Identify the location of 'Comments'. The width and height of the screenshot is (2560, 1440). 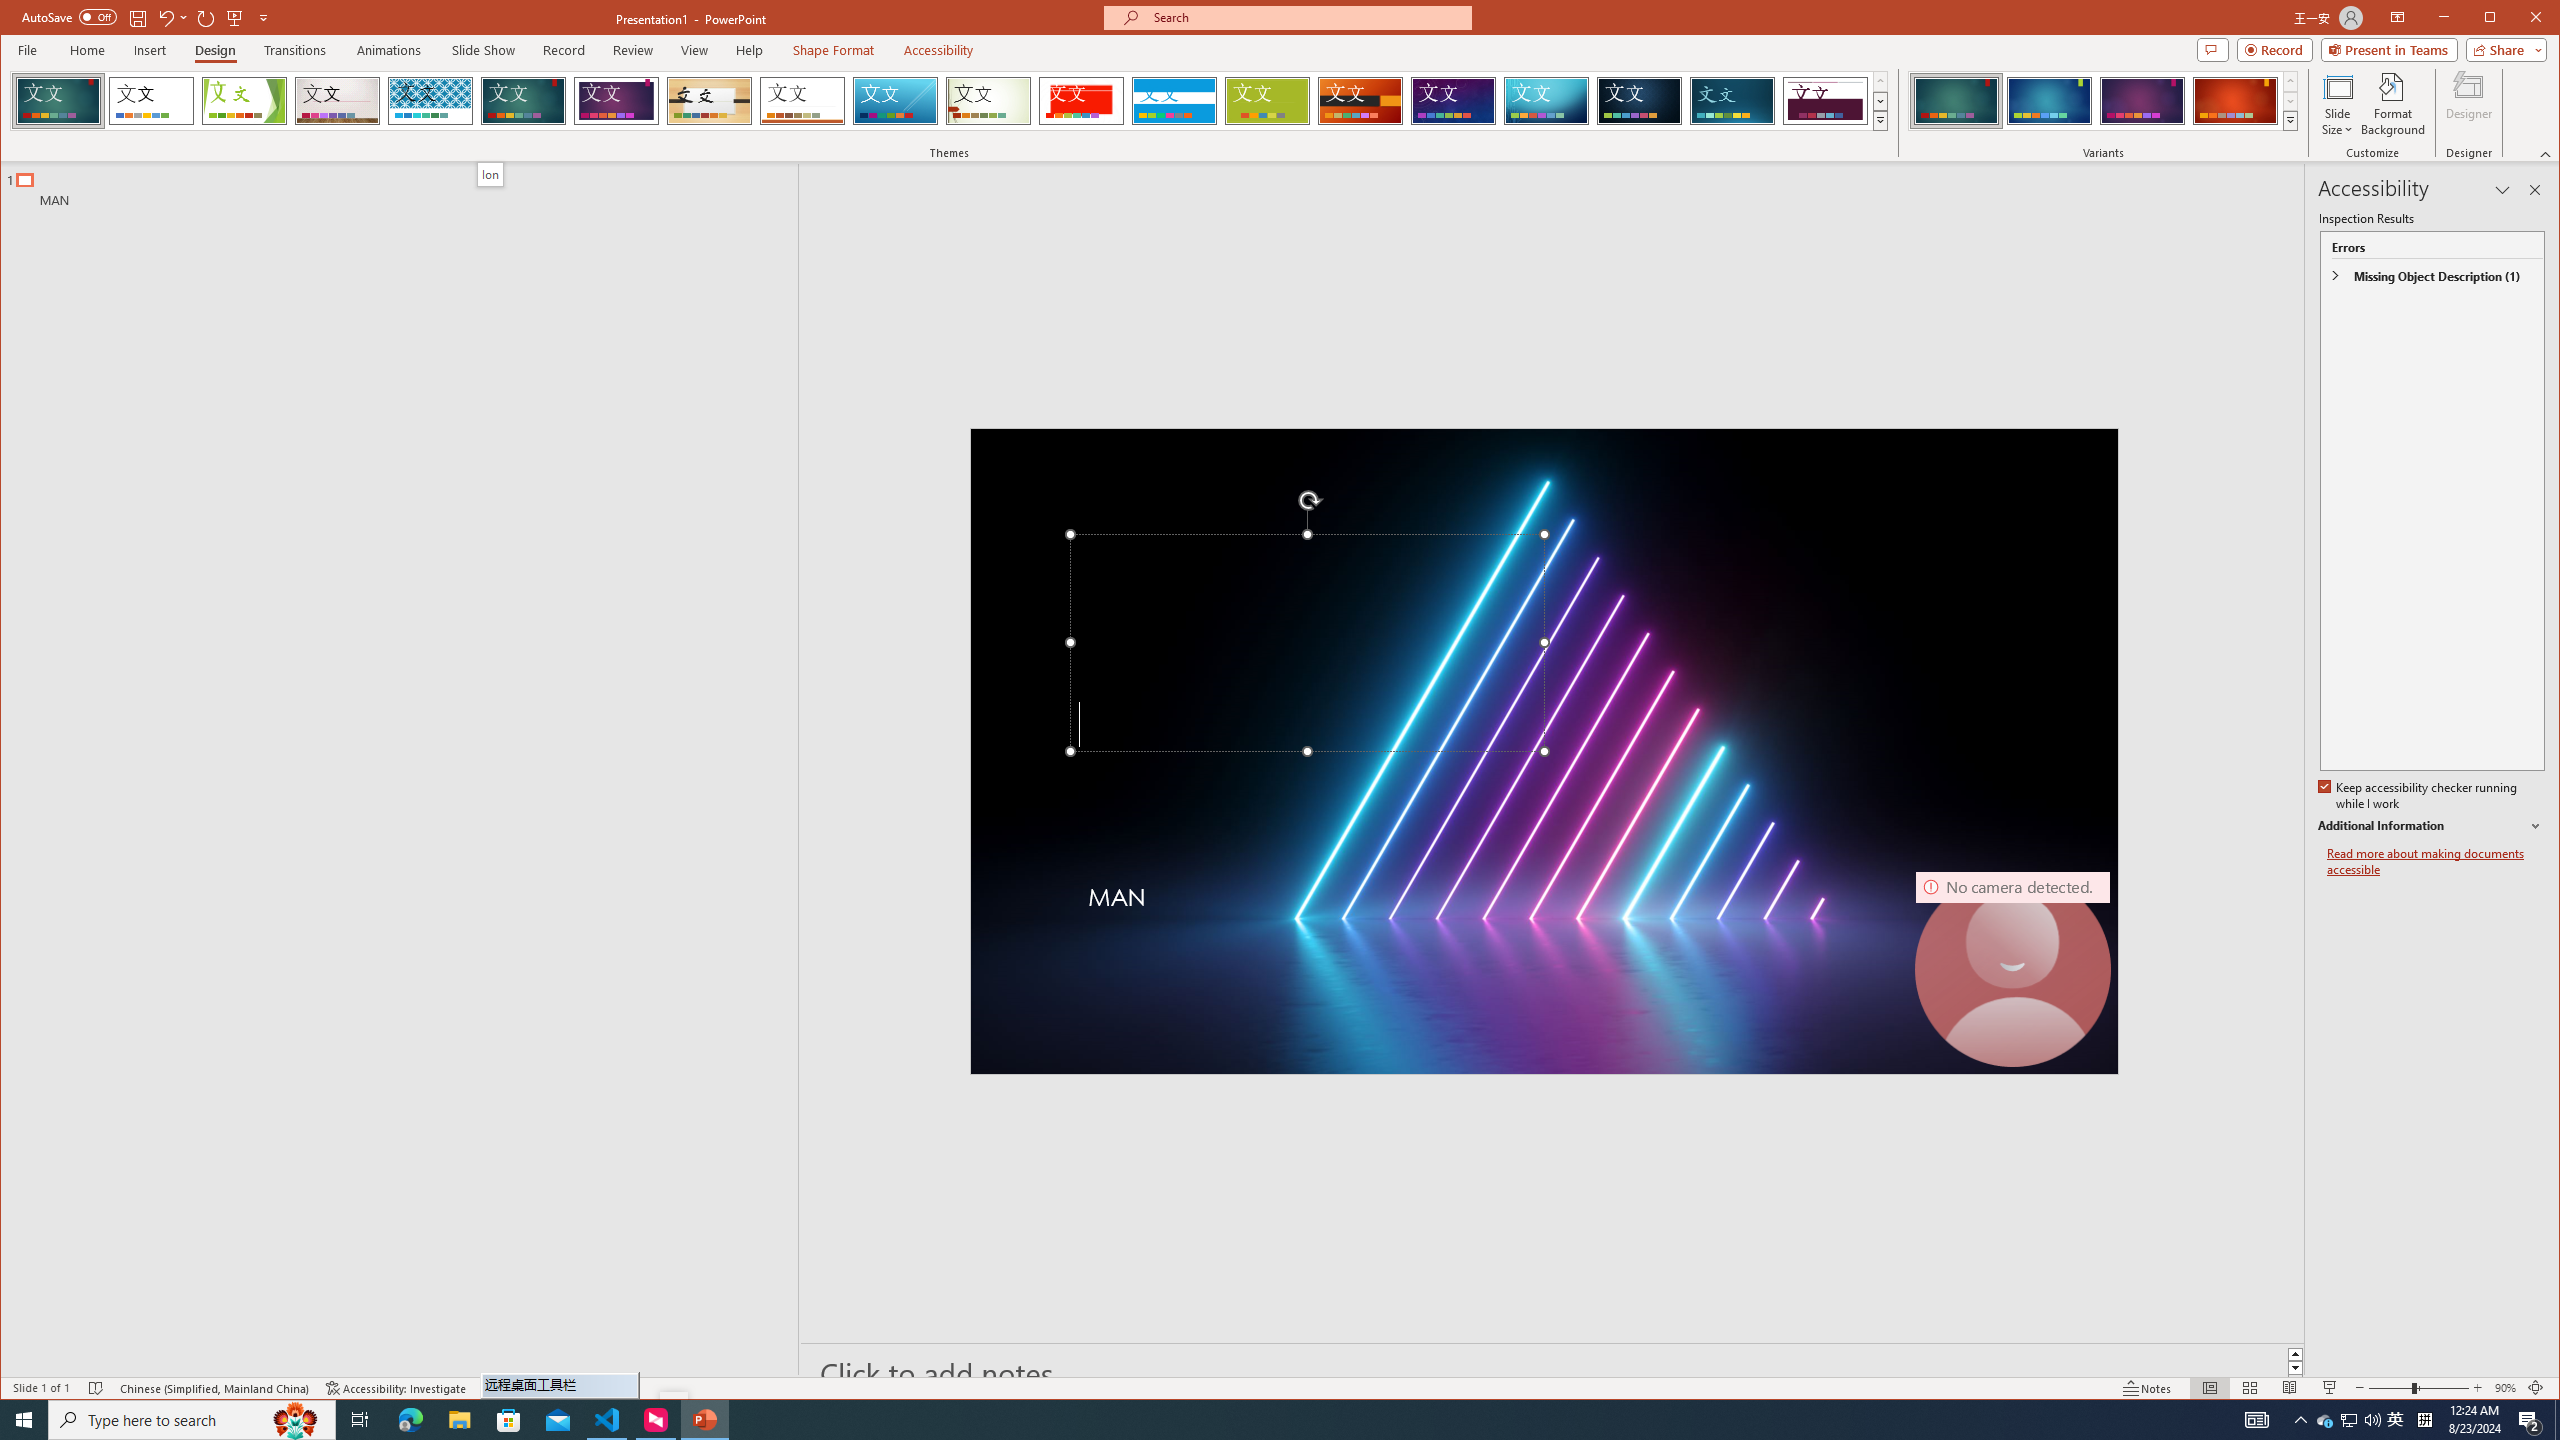
(2213, 49).